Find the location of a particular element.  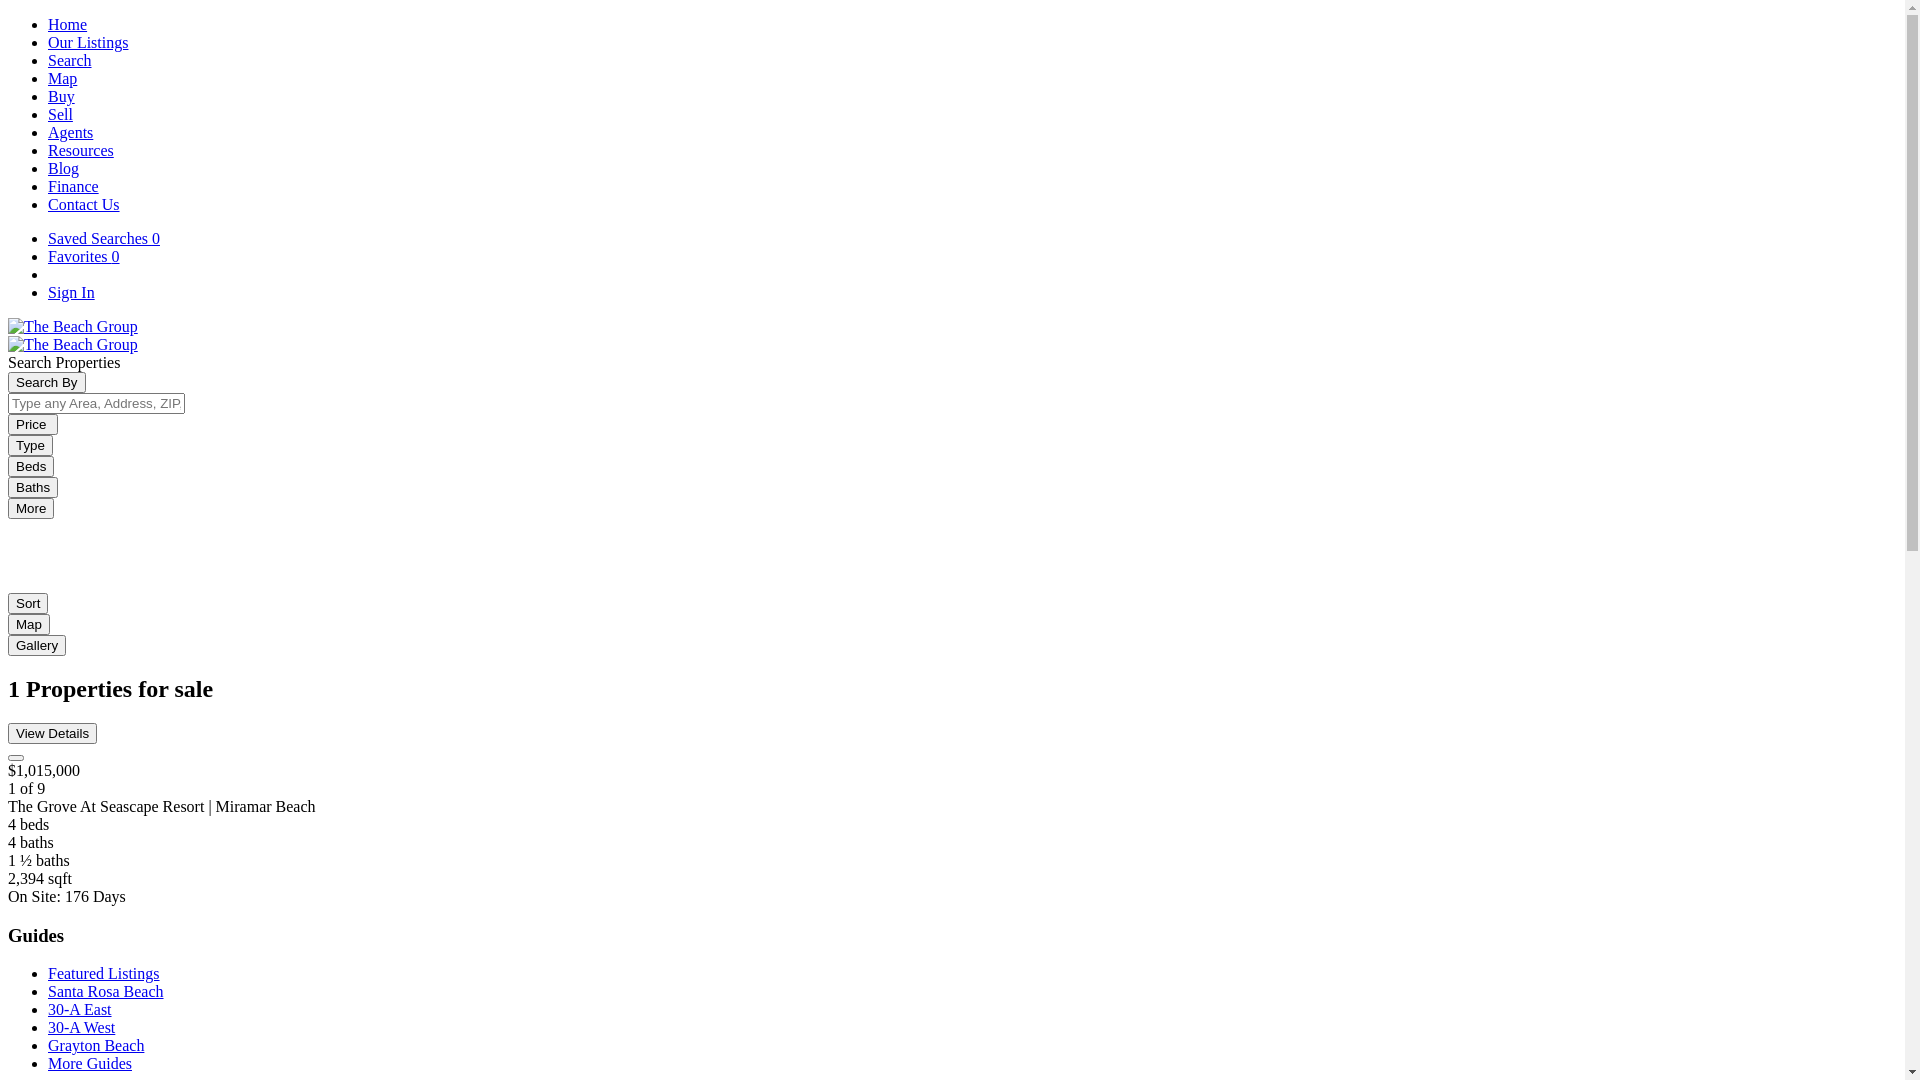

'Blog' is located at coordinates (63, 167).